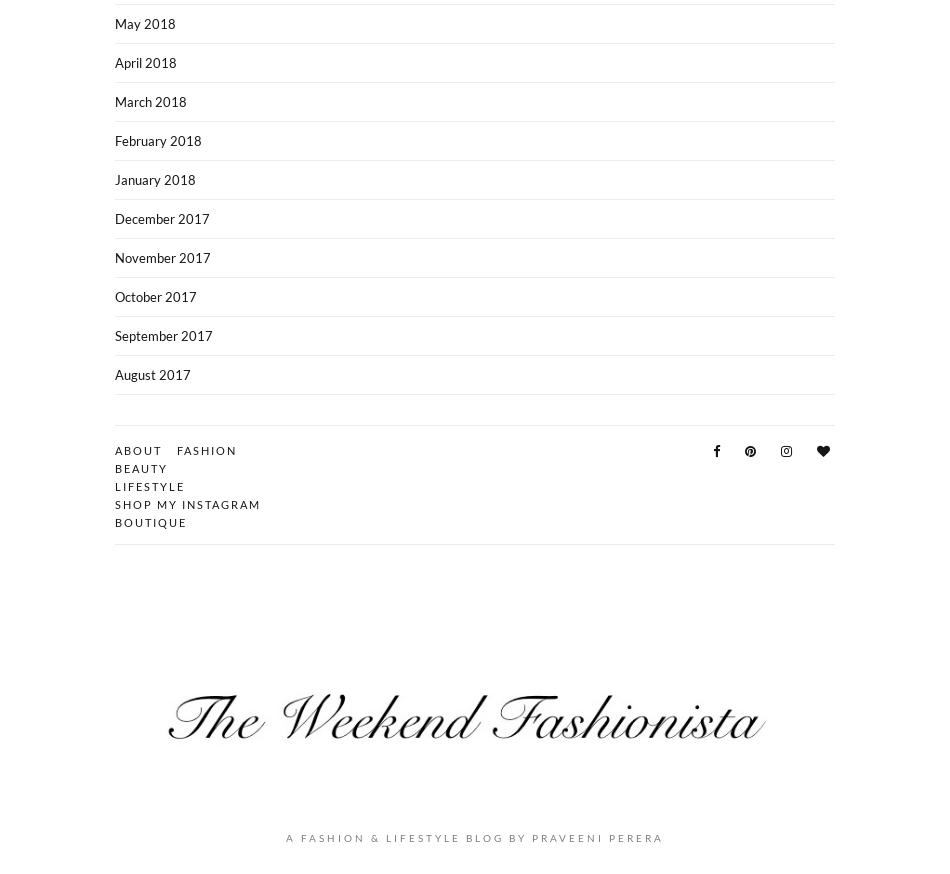  What do you see at coordinates (176, 449) in the screenshot?
I see `'Fashion'` at bounding box center [176, 449].